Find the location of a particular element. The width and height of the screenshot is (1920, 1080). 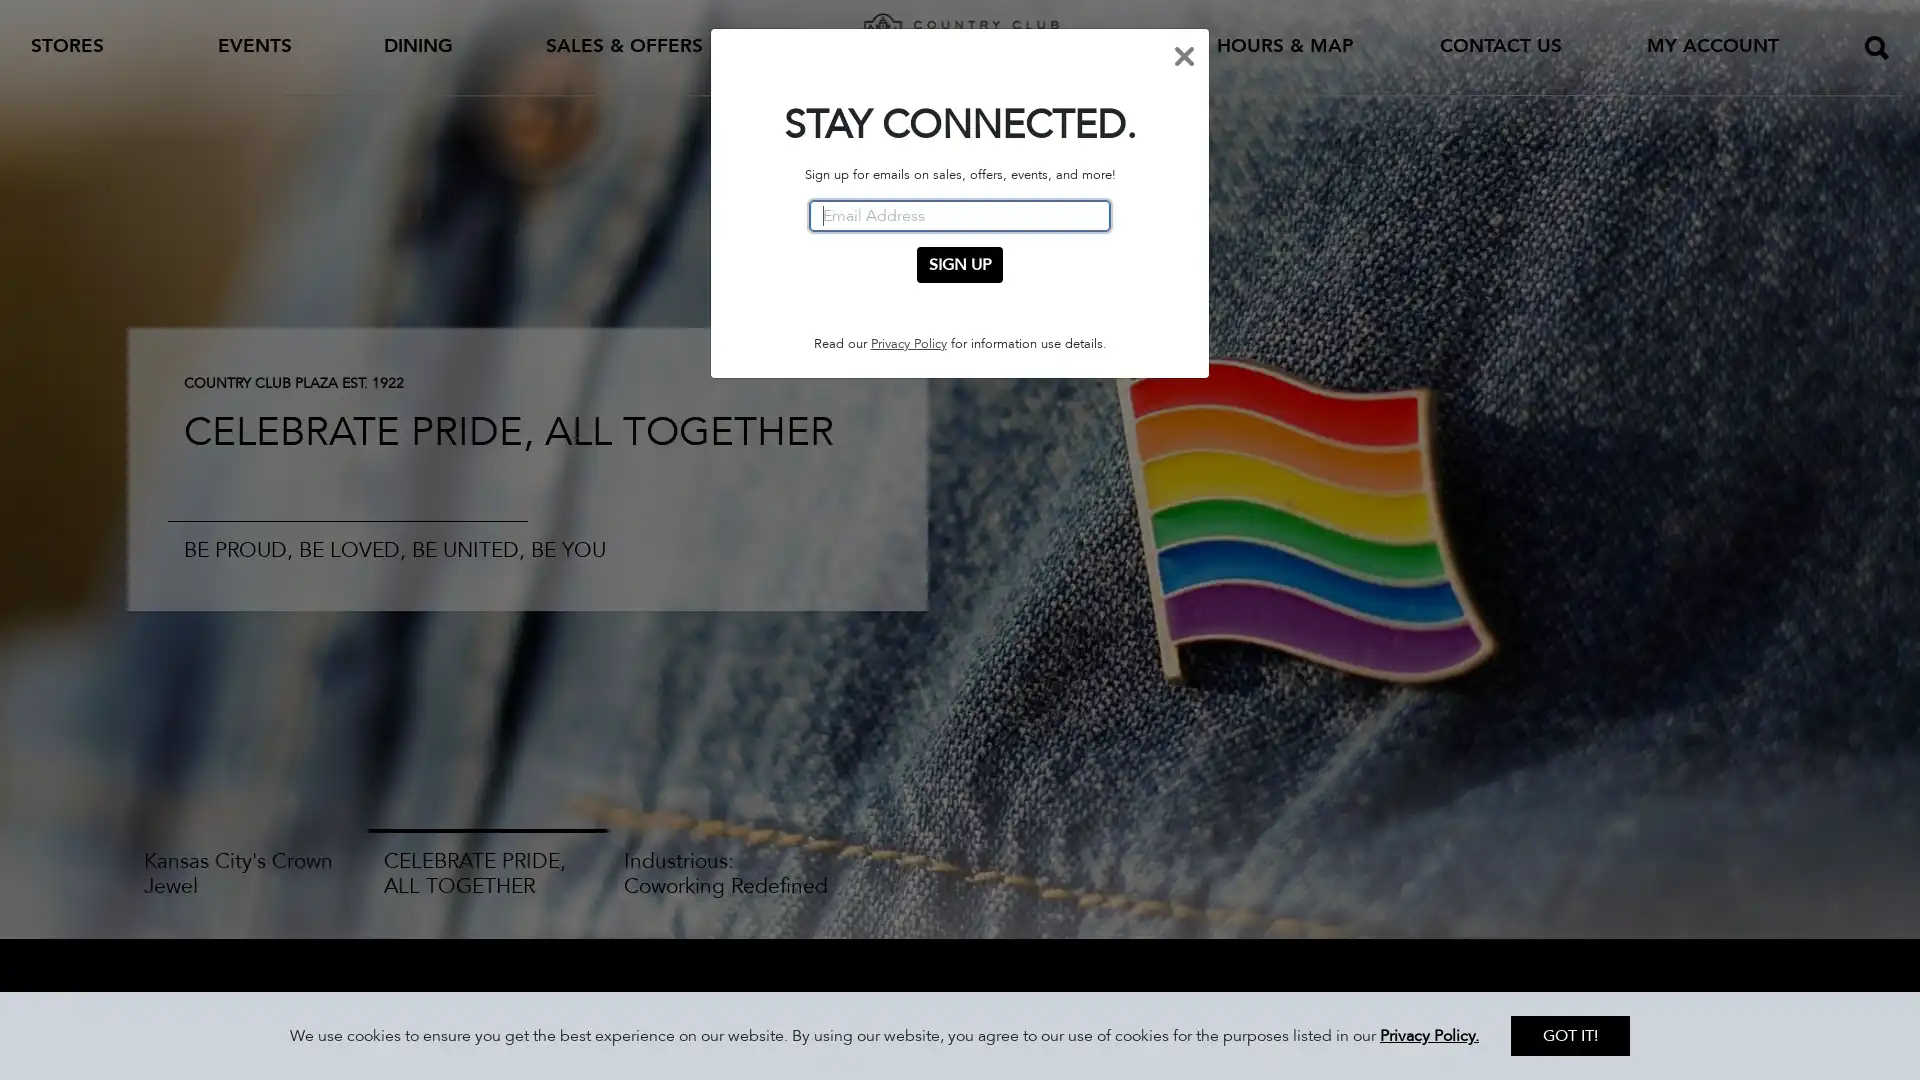

Privacy Policy. is located at coordinates (1428, 1035).